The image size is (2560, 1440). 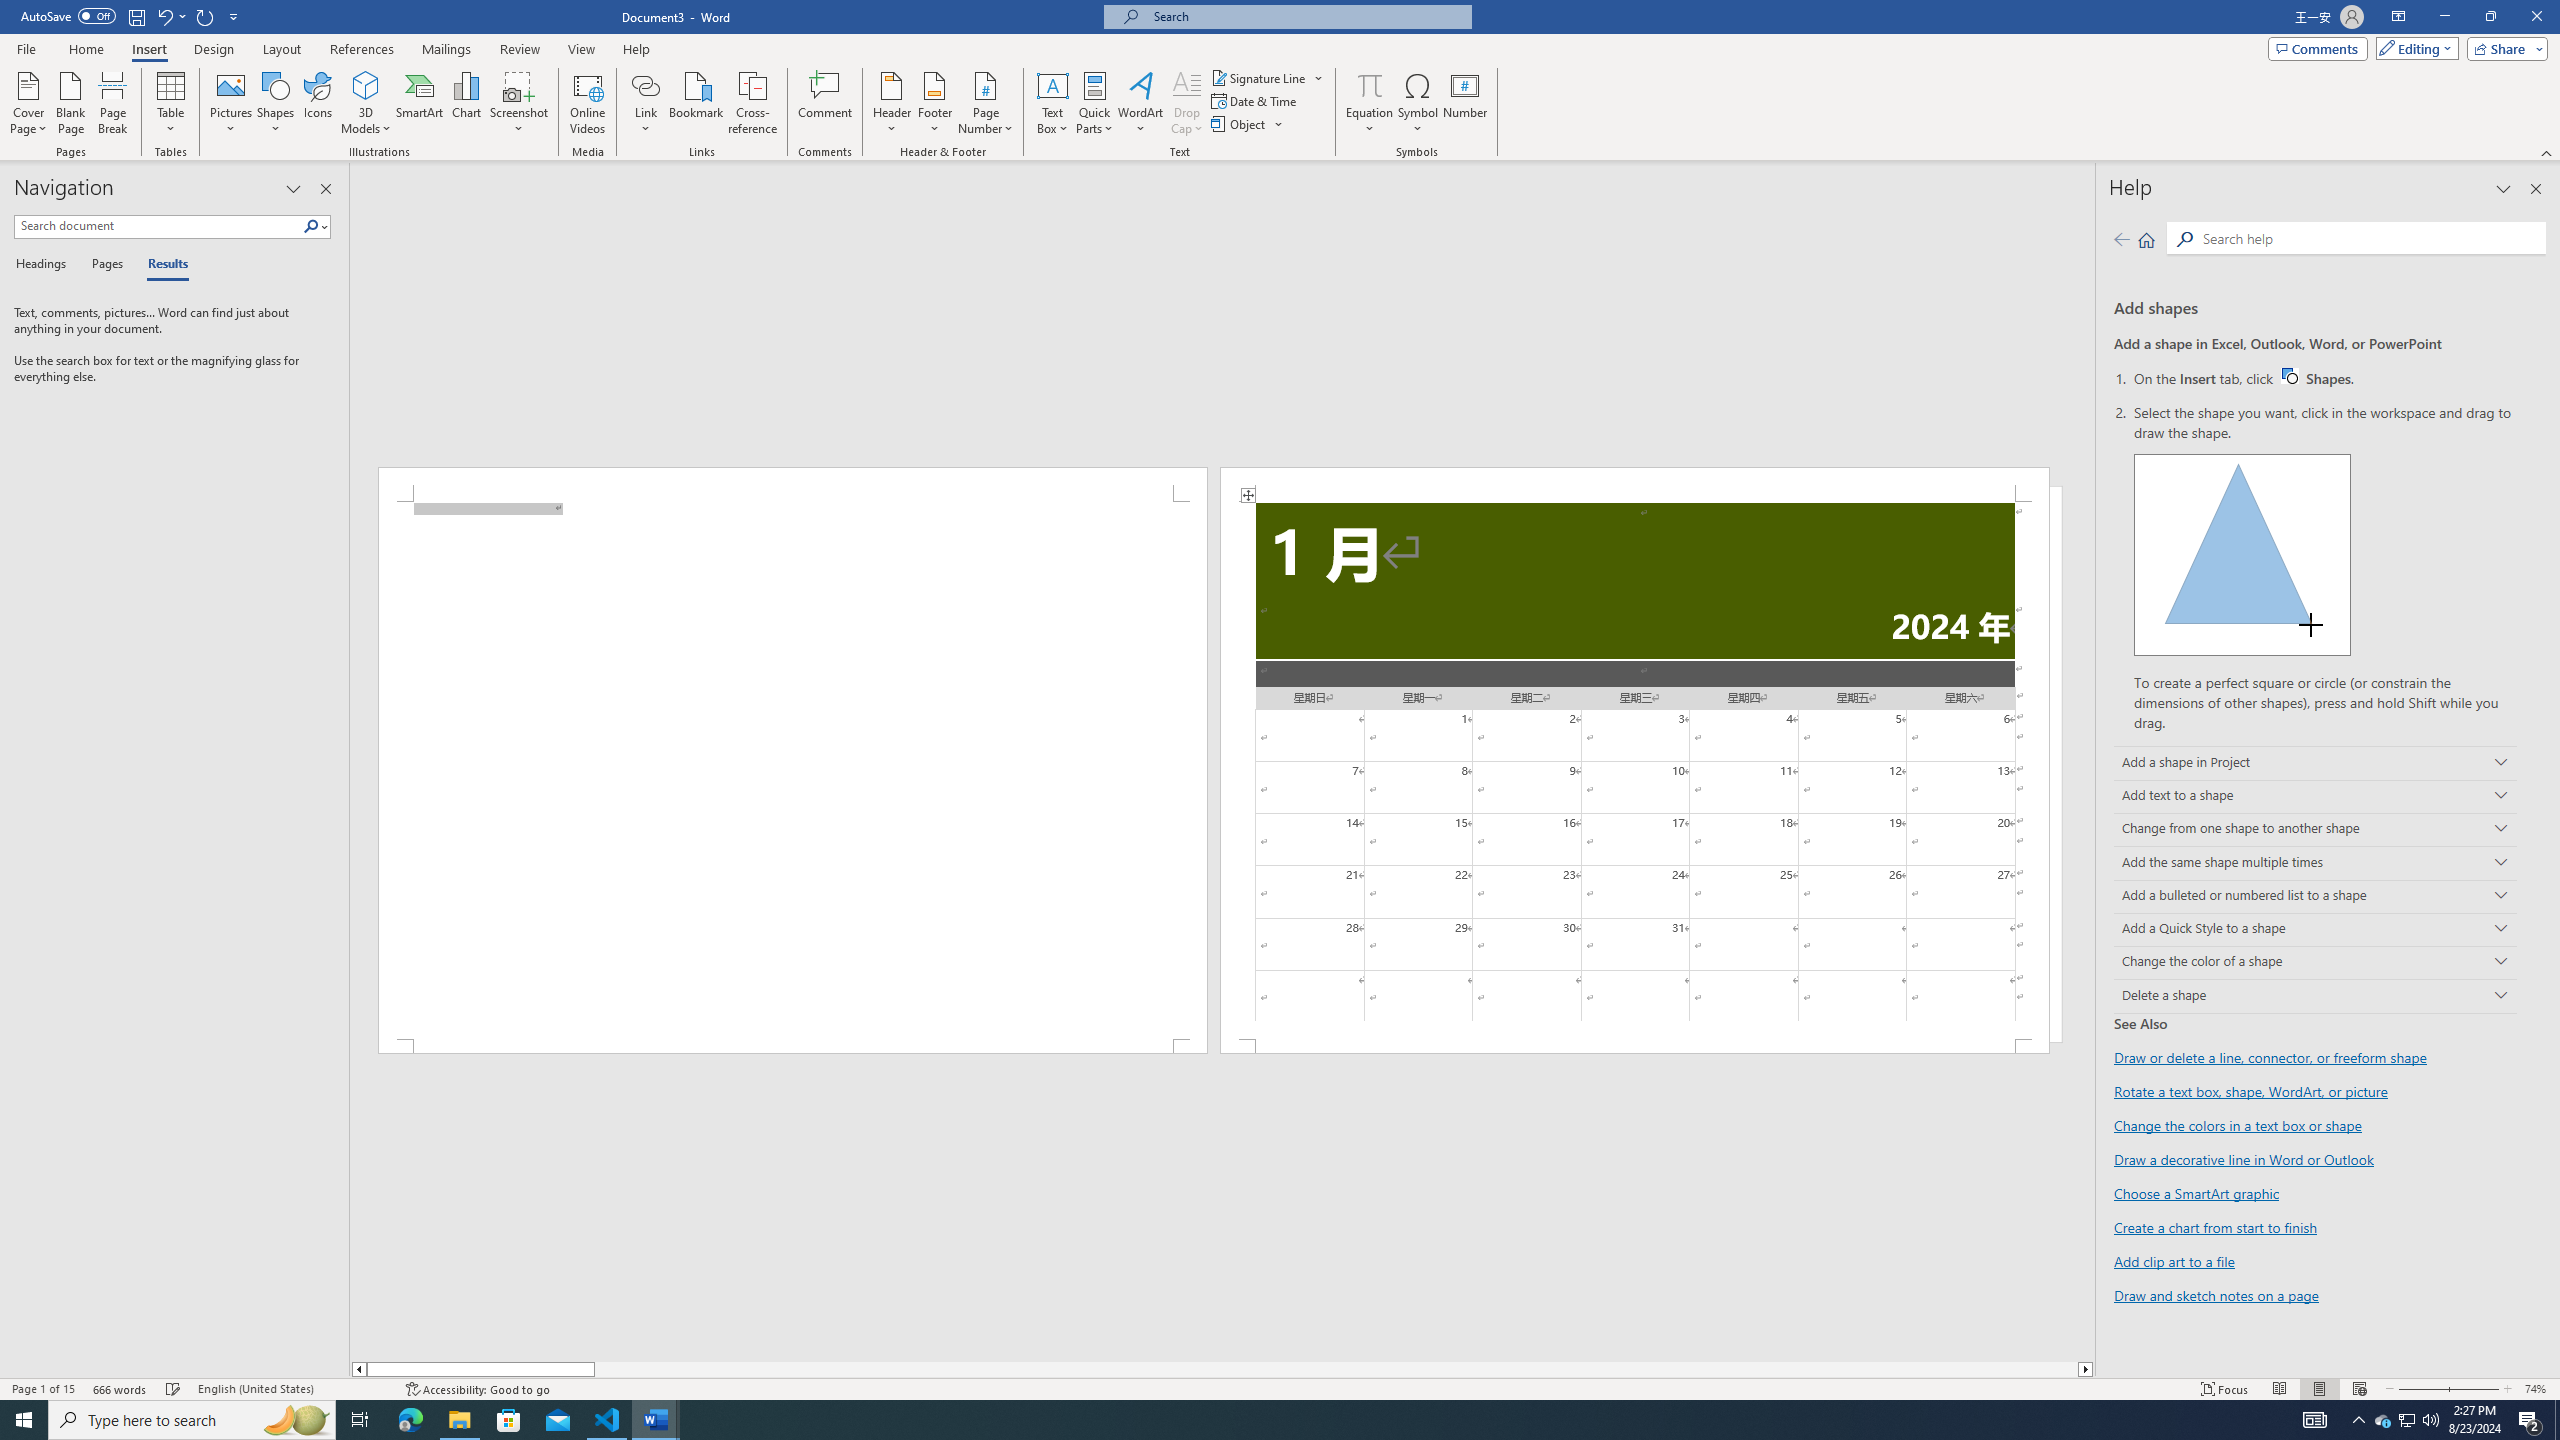 What do you see at coordinates (2315, 762) in the screenshot?
I see `'Add a shape in Project'` at bounding box center [2315, 762].